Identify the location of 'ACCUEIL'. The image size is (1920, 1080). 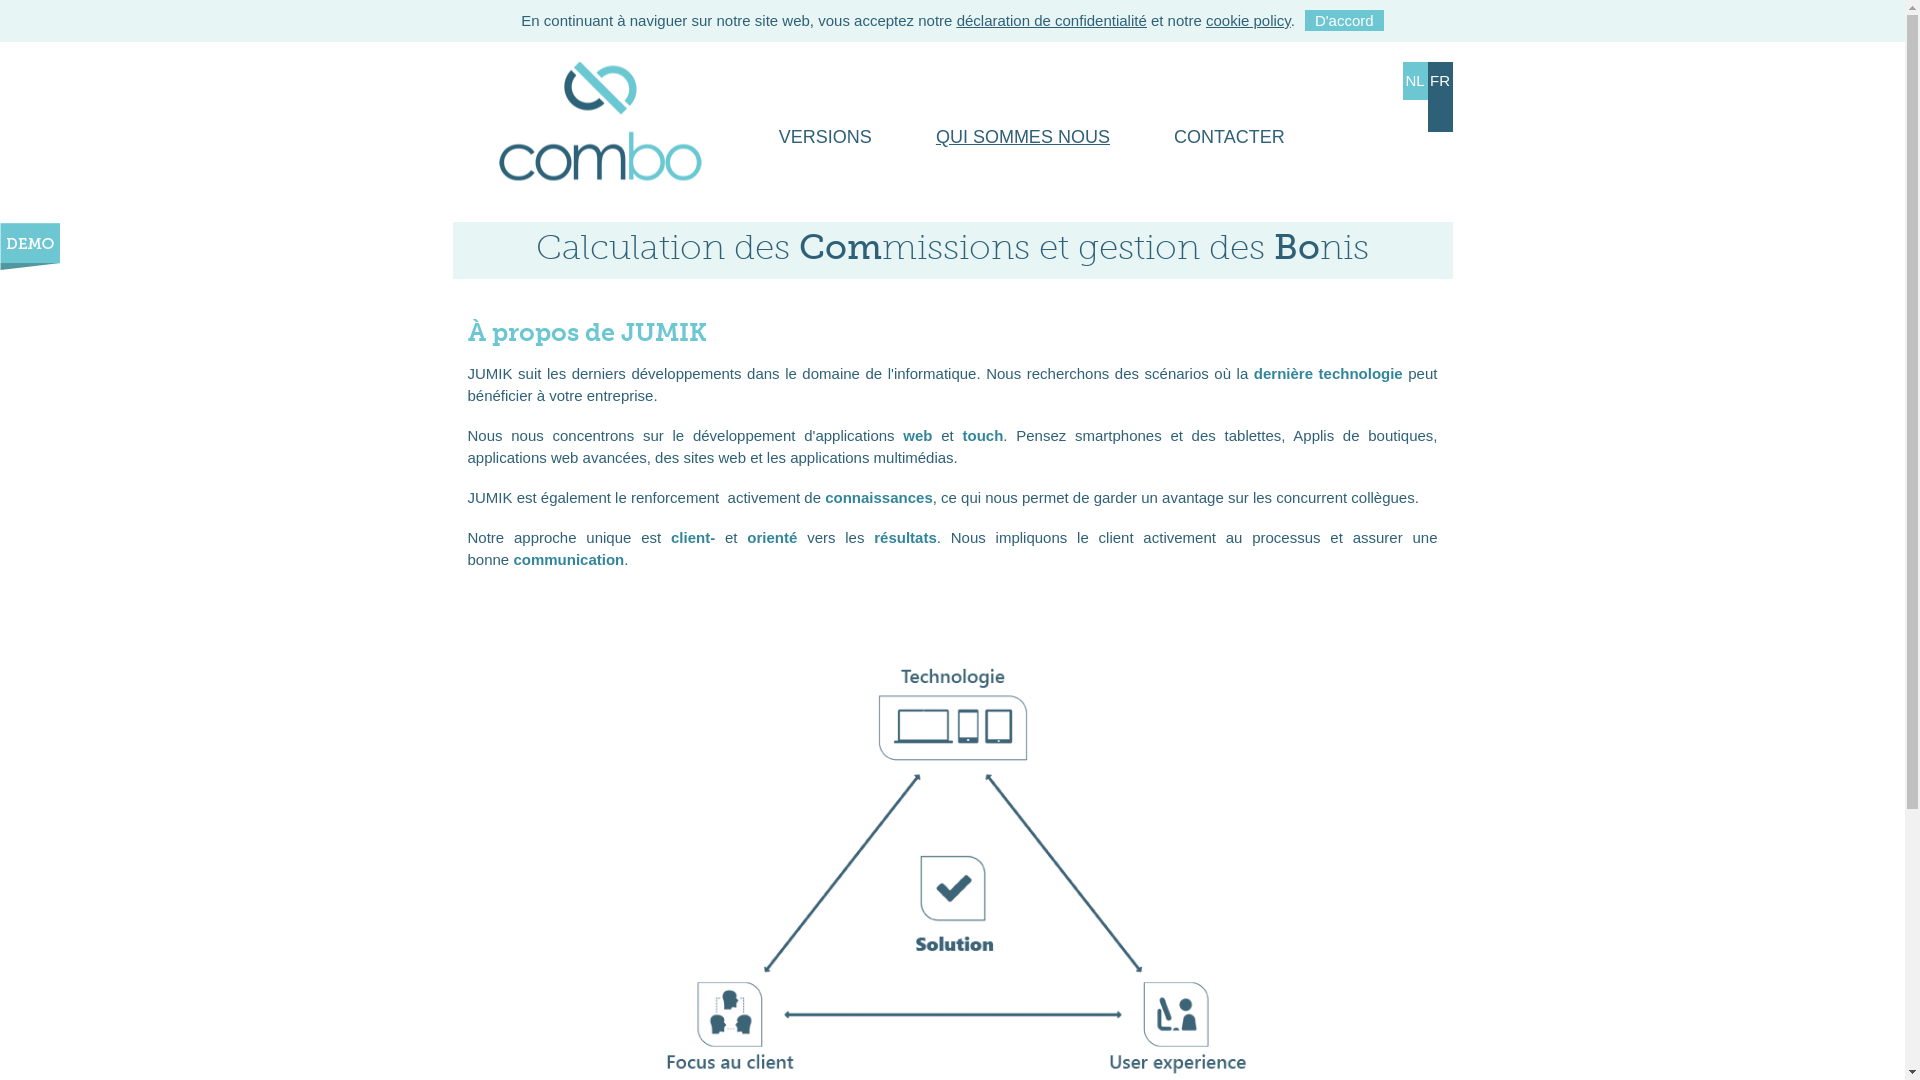
(481, 136).